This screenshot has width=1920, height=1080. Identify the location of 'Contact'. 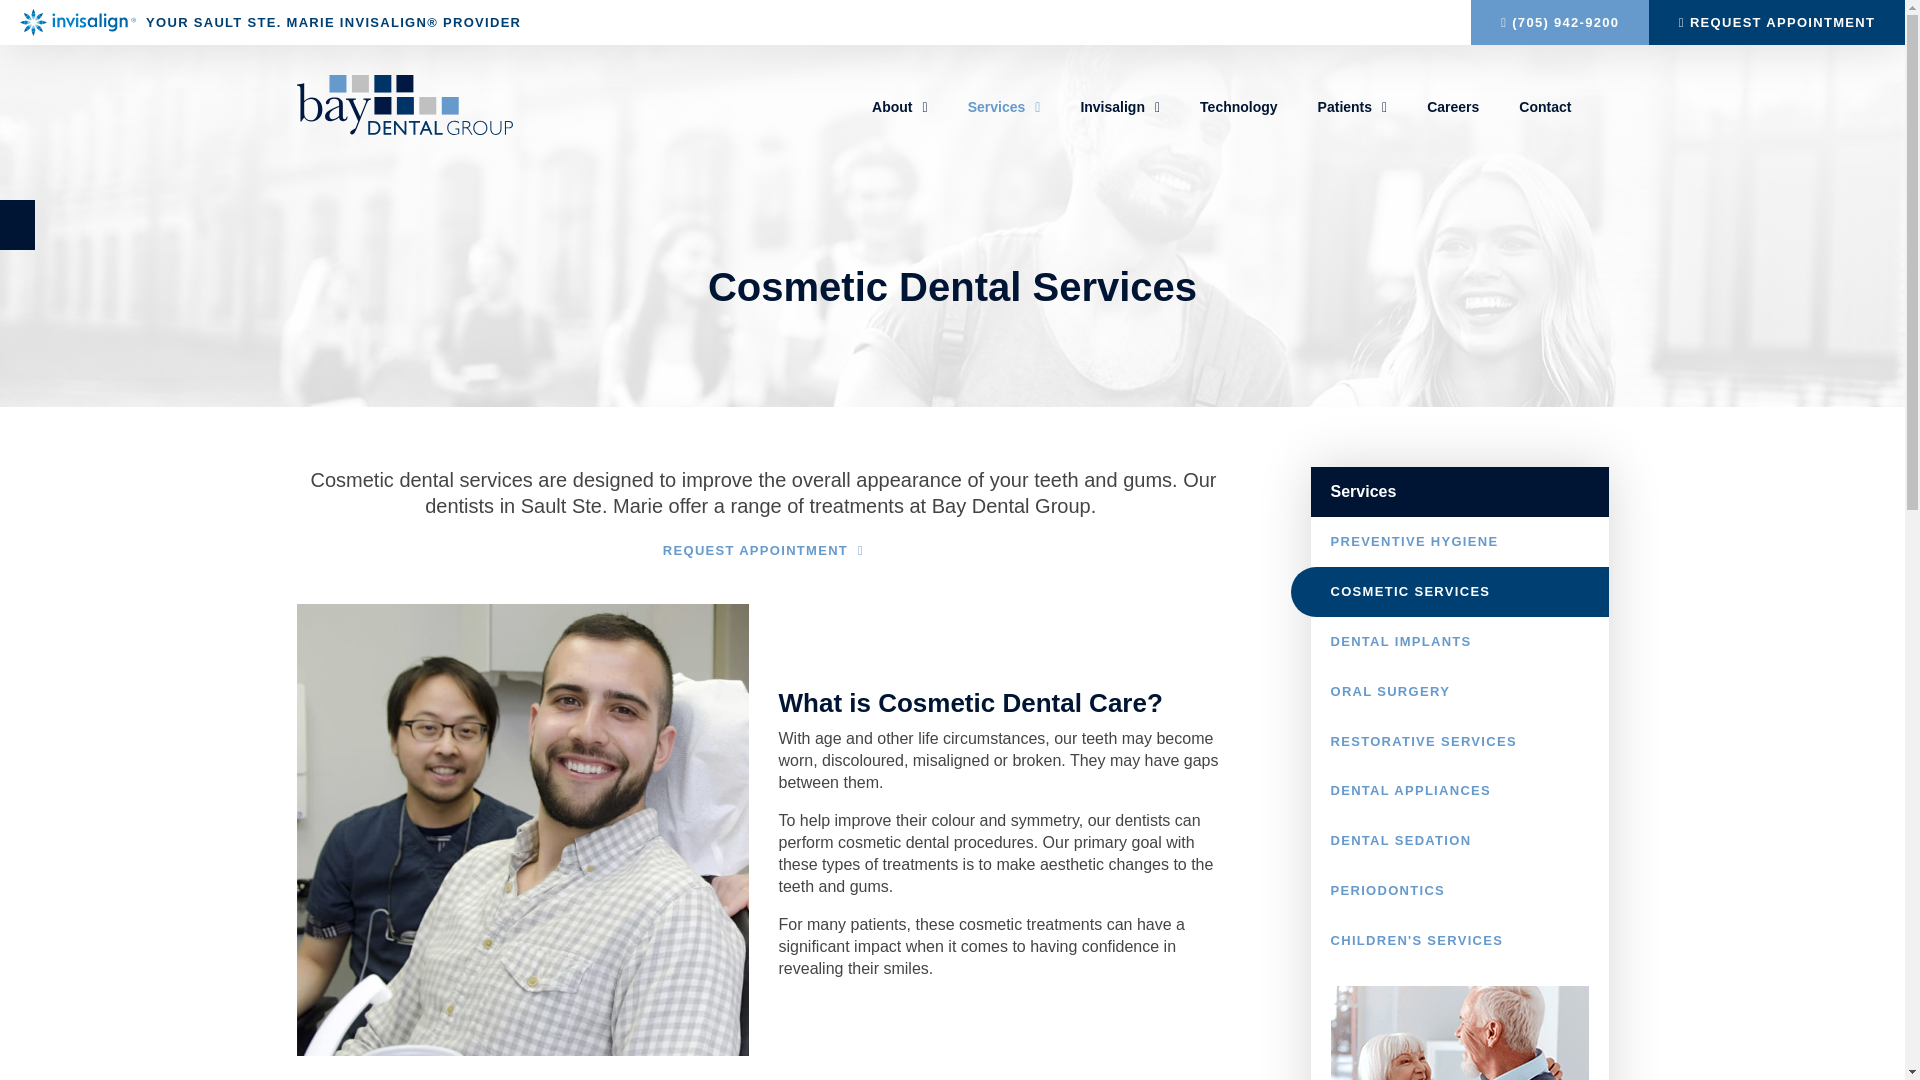
(1544, 107).